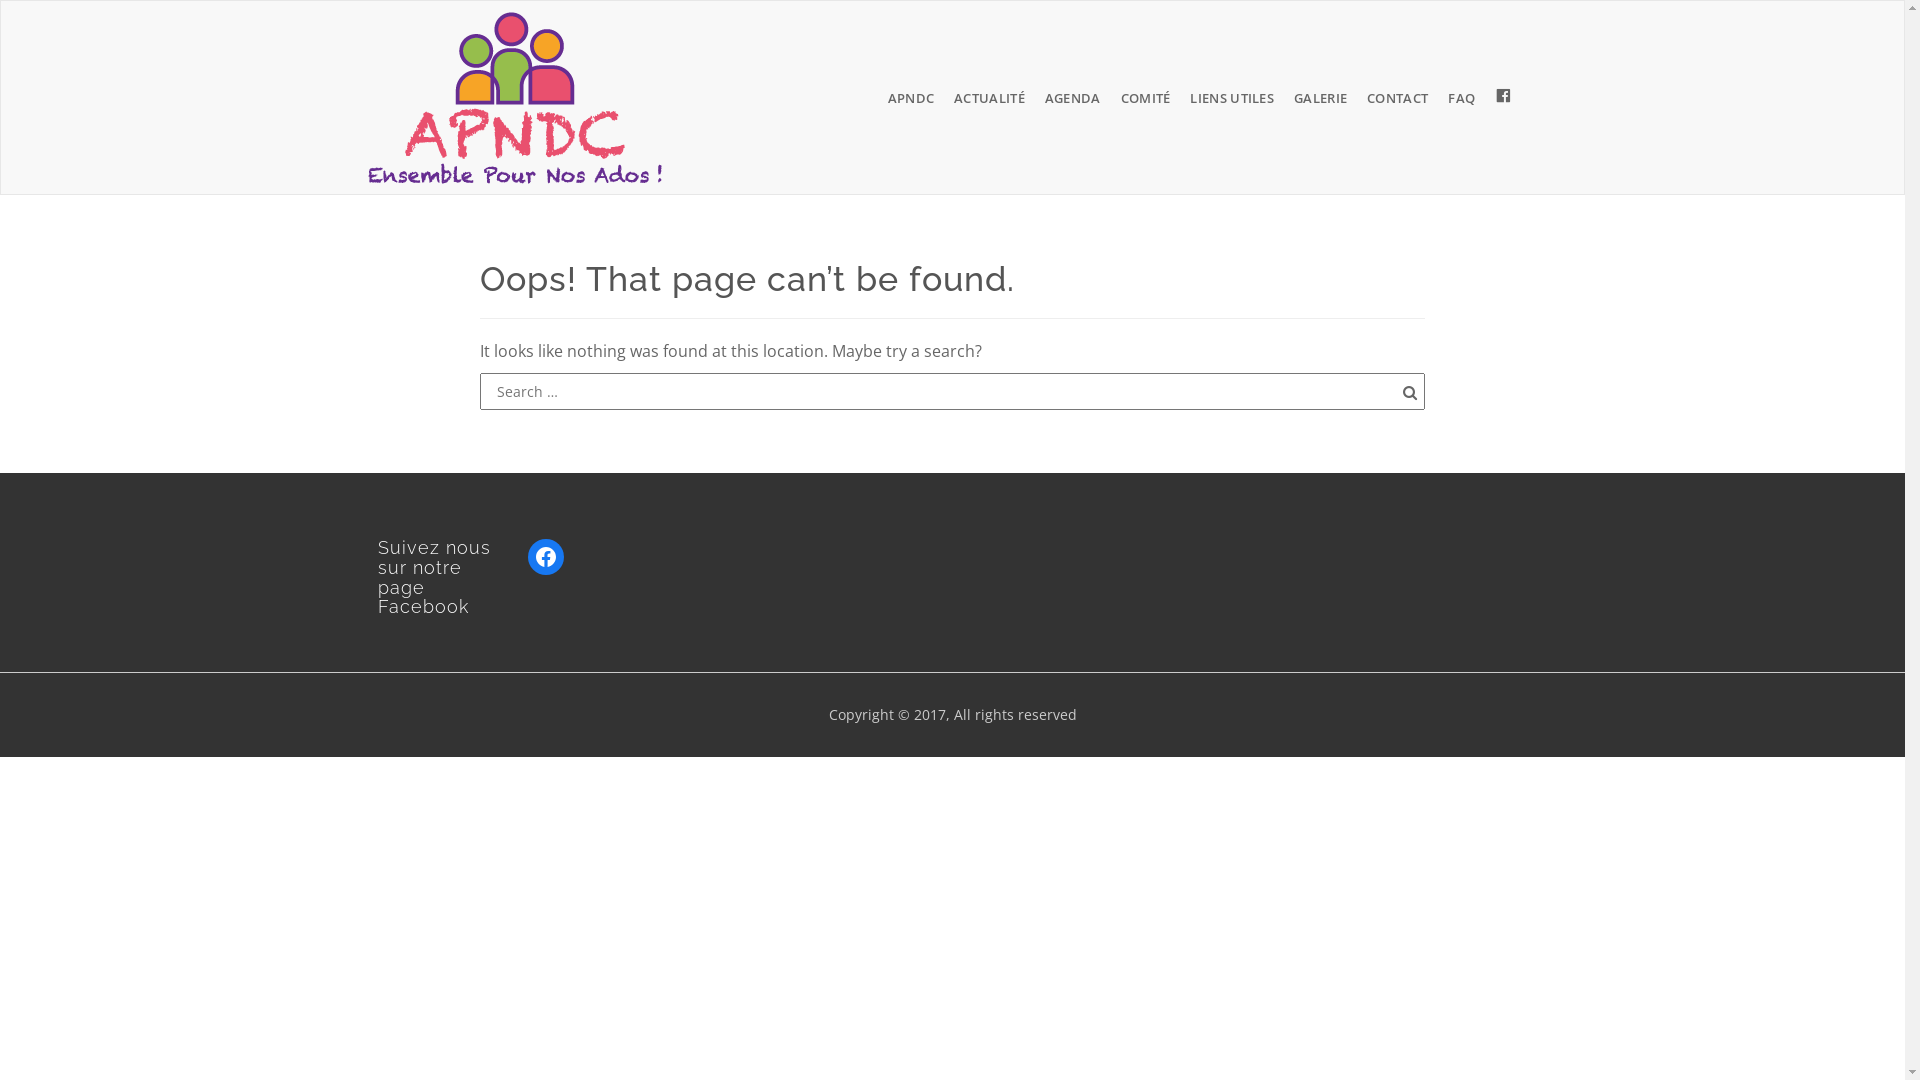 Image resolution: width=1920 pixels, height=1080 pixels. Describe the element at coordinates (1494, 97) in the screenshot. I see `'PAGE FACEBOOK APNDC'` at that location.